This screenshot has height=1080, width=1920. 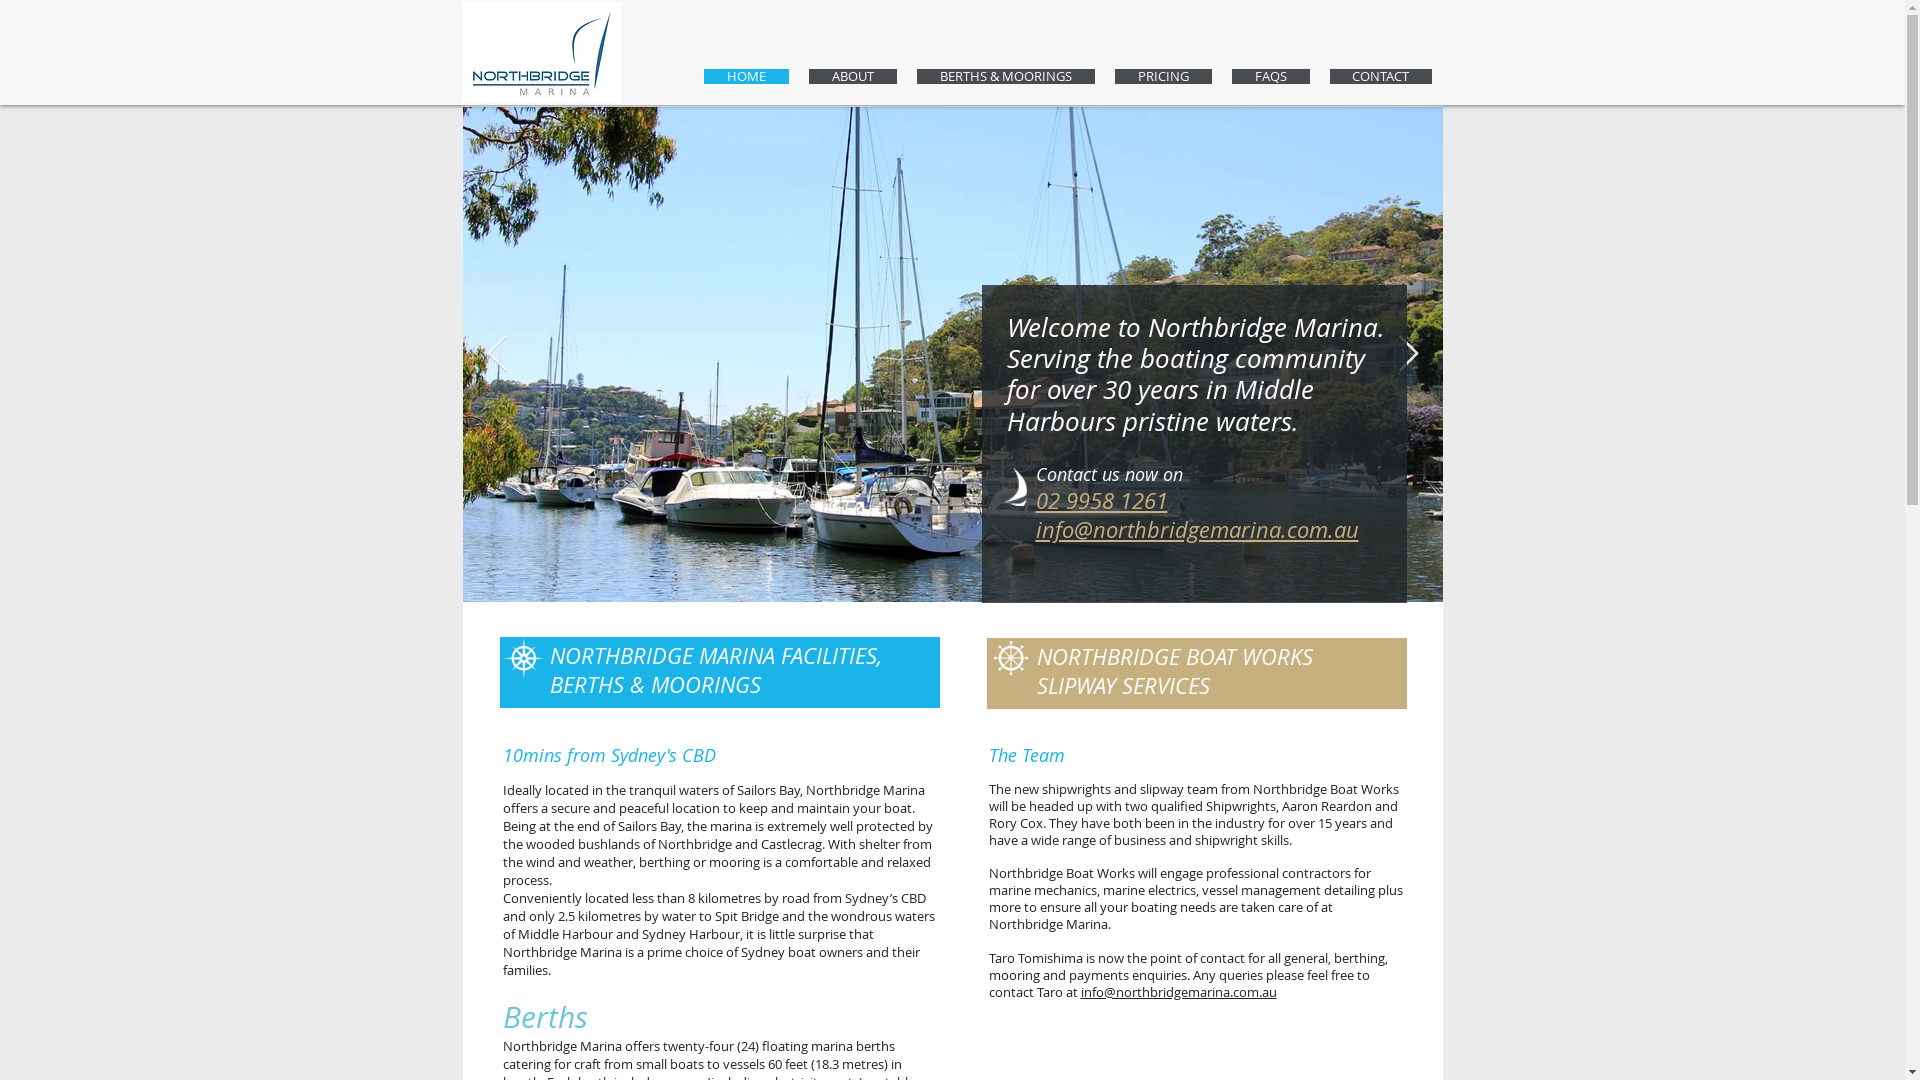 I want to click on 'FAQS', so click(x=1270, y=75).